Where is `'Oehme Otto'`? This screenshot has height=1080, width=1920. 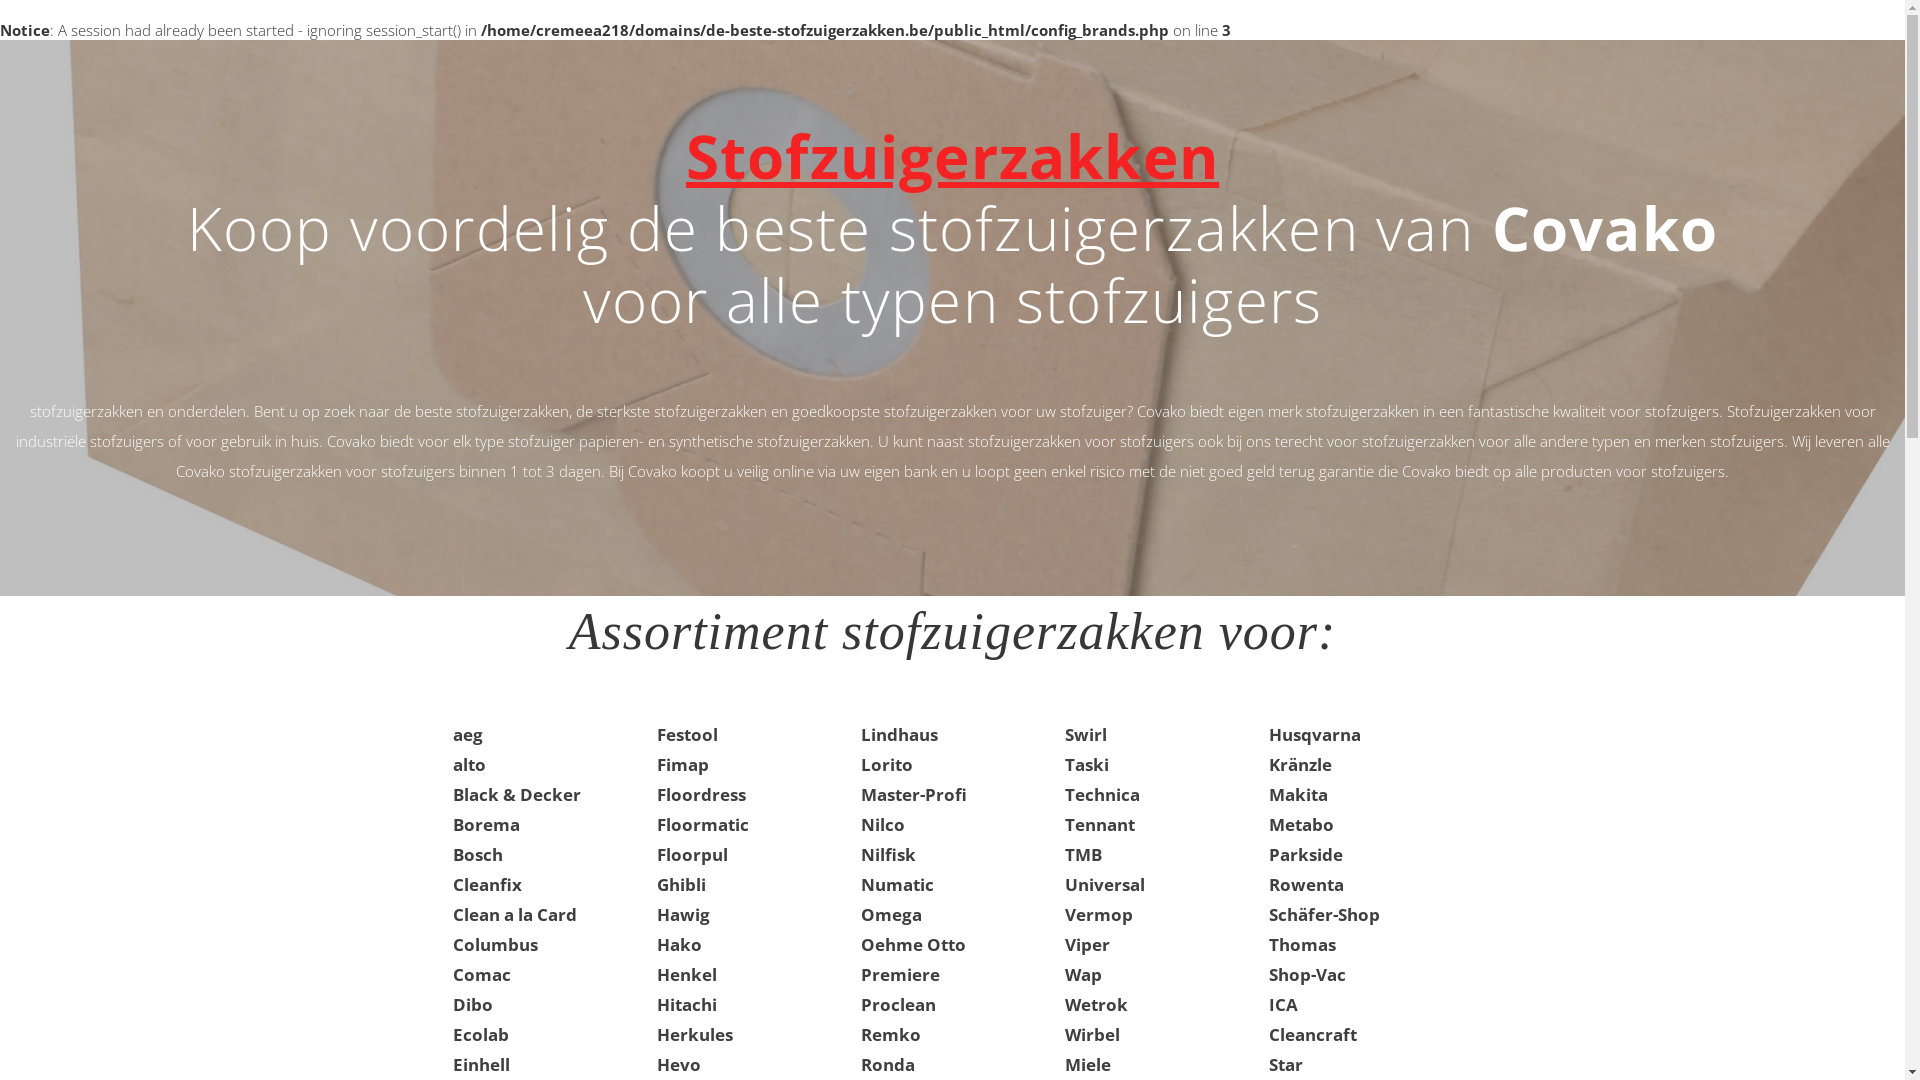 'Oehme Otto' is located at coordinates (911, 944).